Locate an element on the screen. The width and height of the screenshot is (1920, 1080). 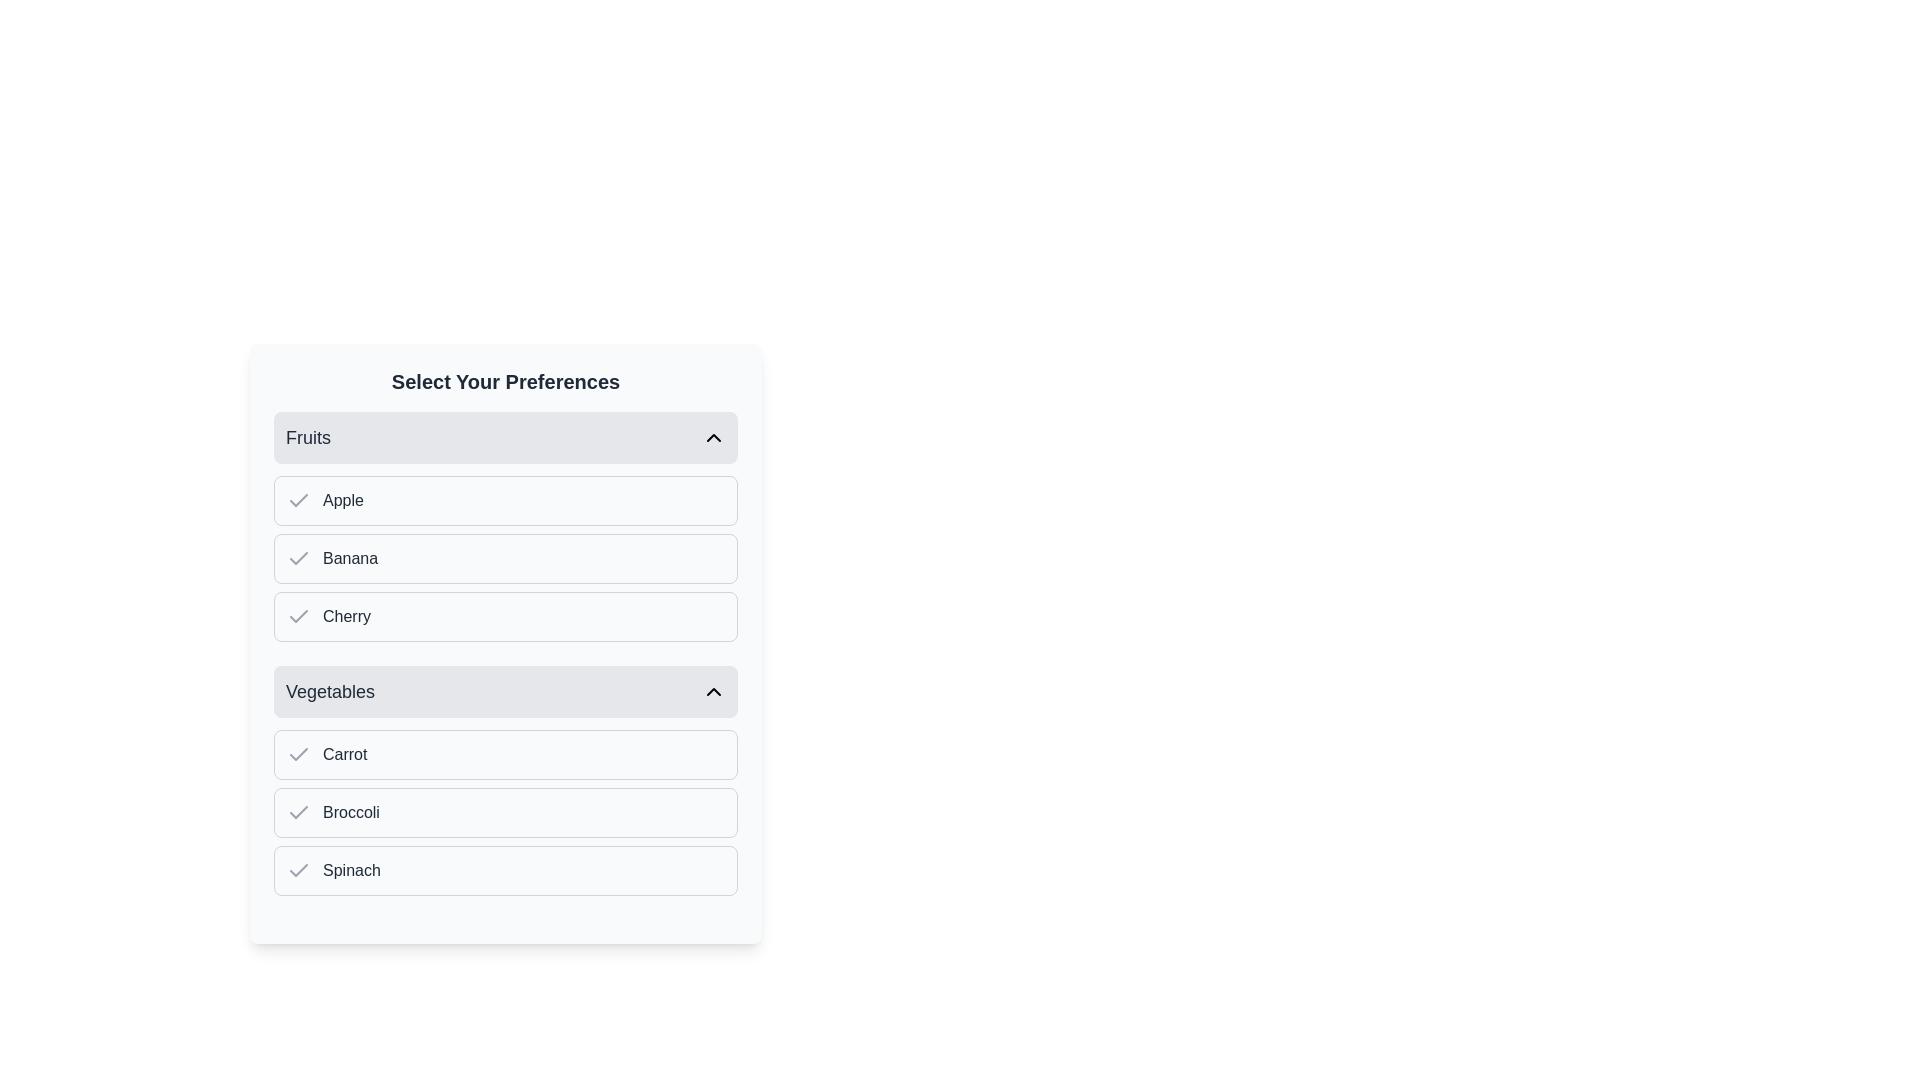
the text label 'Apple' located in the 'Fruits' section of the preference selection panel is located at coordinates (343, 500).